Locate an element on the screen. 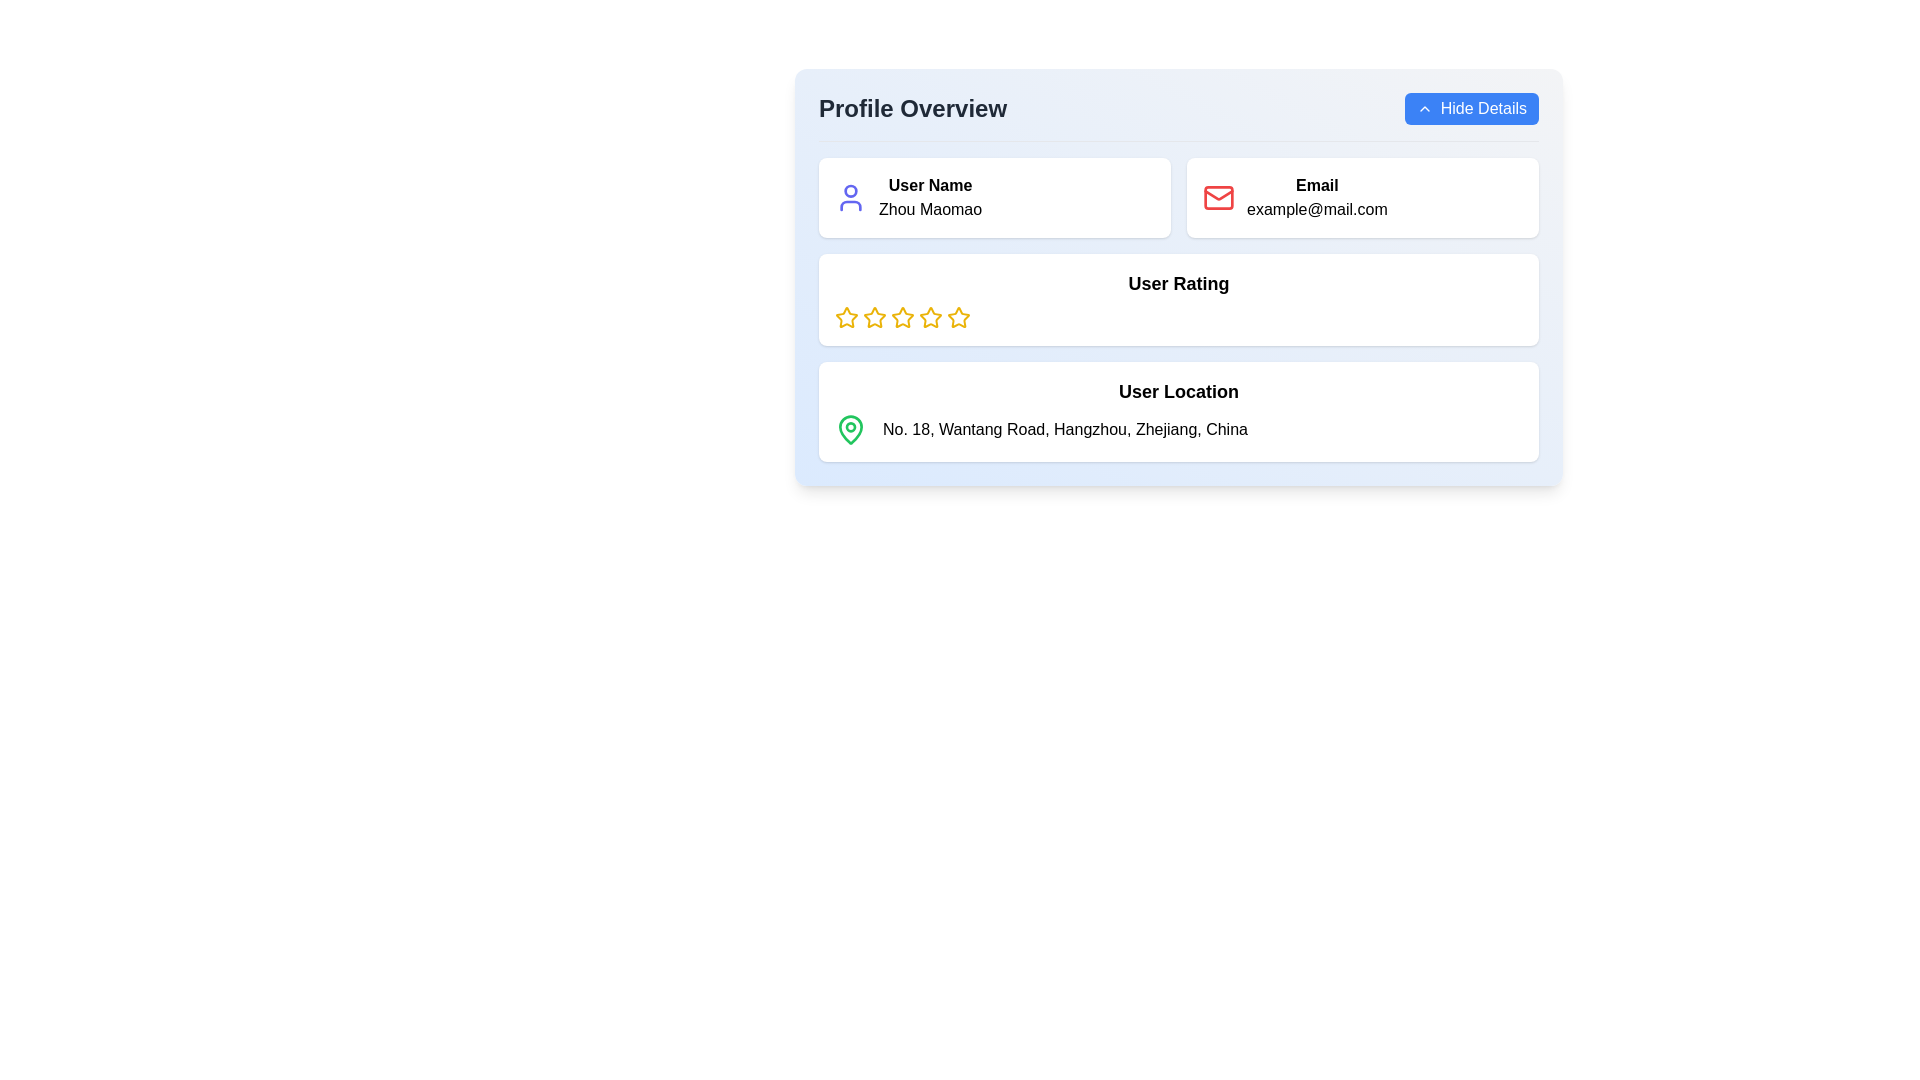 The image size is (1920, 1080). each star in the Rating indicator located in the 'User Rating' section of the 'Profile Overview' card is located at coordinates (1179, 316).